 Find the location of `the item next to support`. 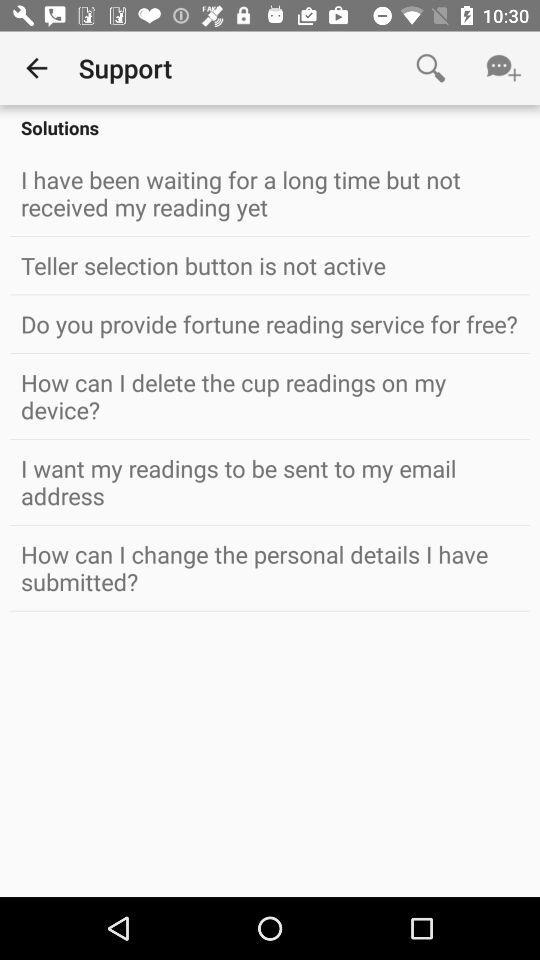

the item next to support is located at coordinates (36, 68).